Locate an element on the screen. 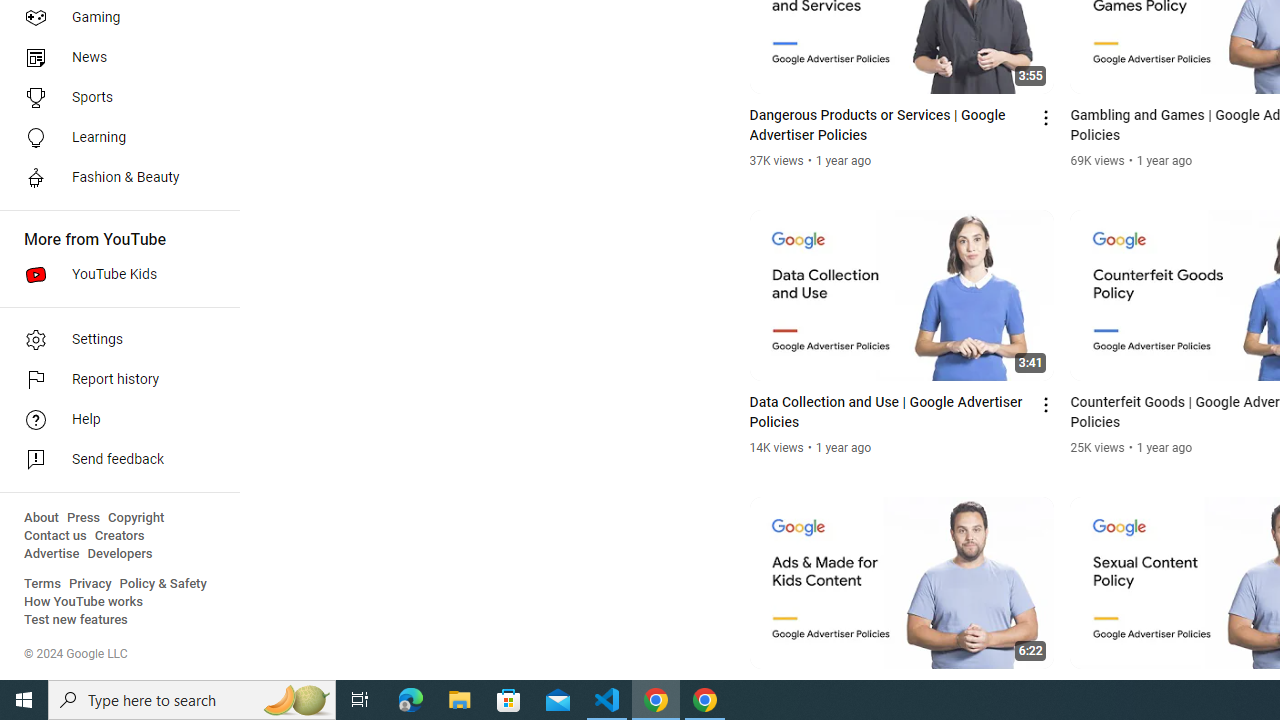 Image resolution: width=1280 pixels, height=720 pixels. 'About' is located at coordinates (41, 517).